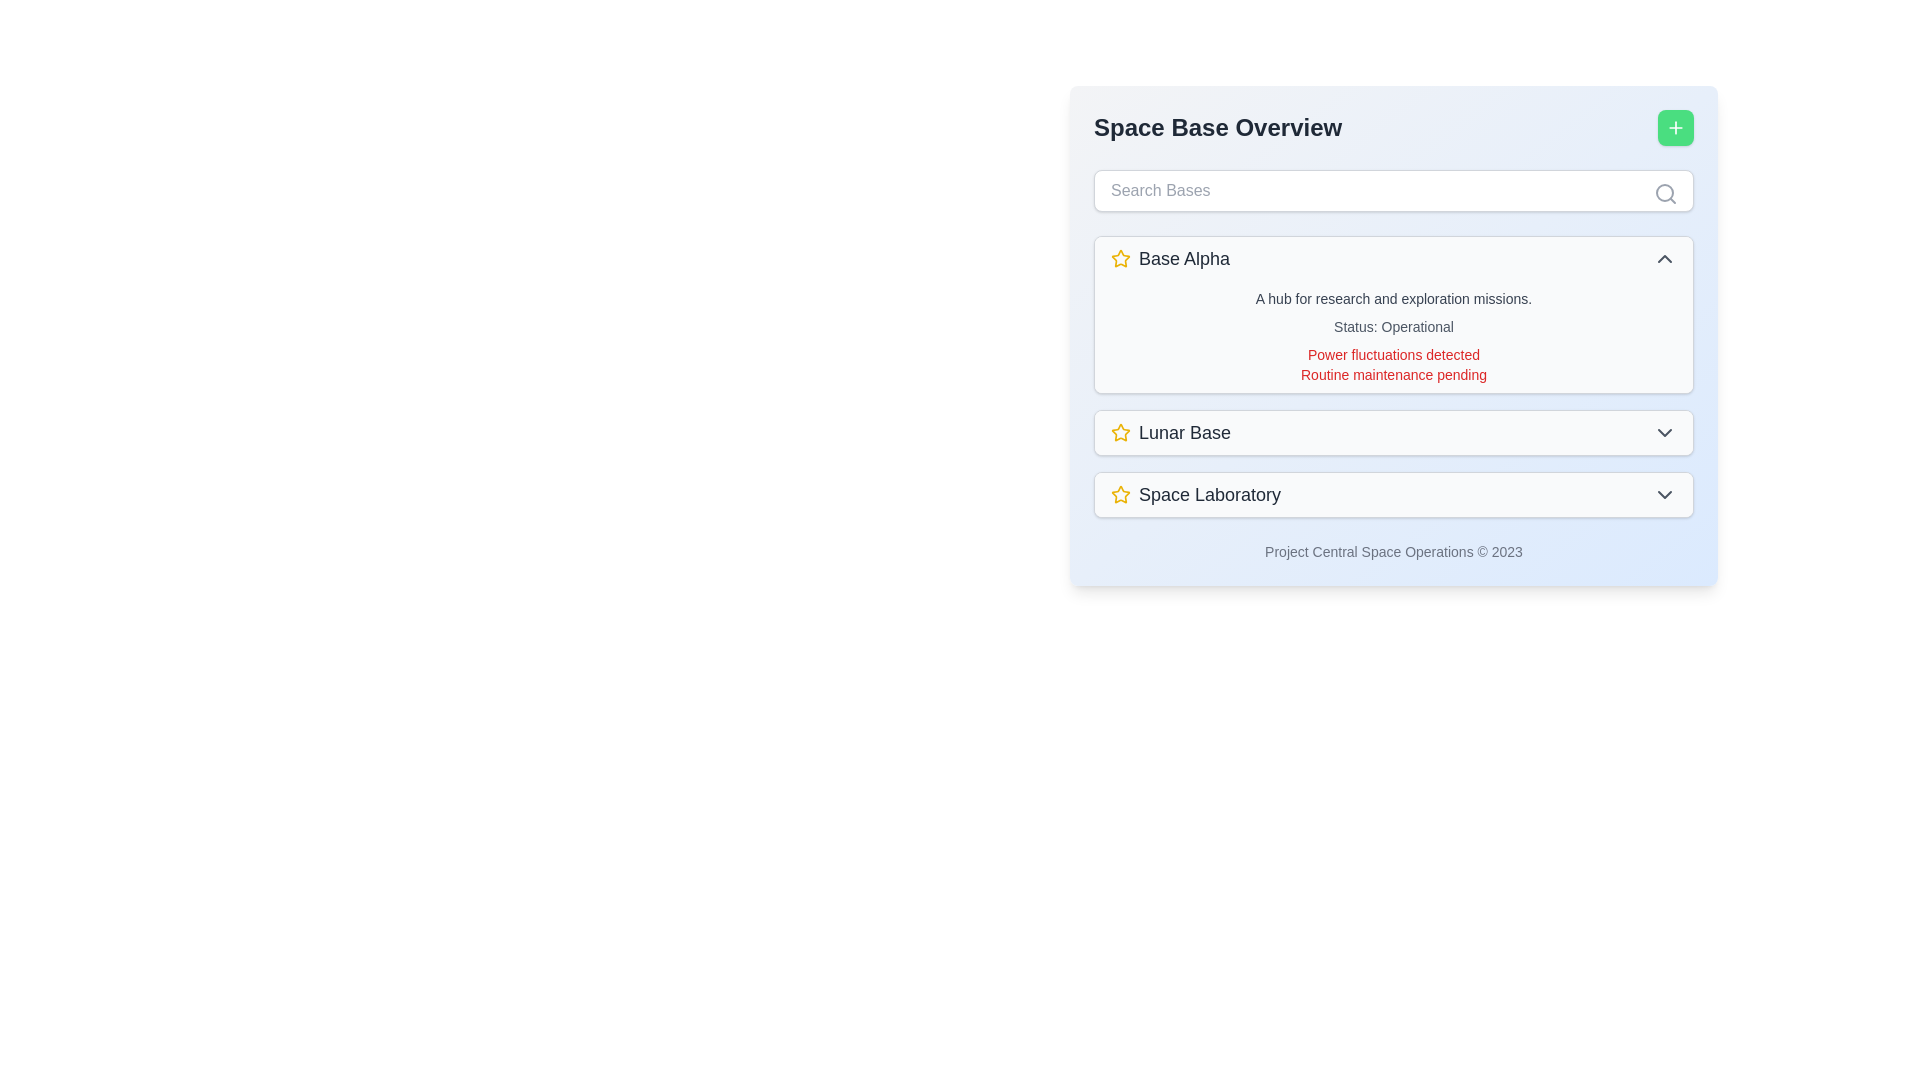  What do you see at coordinates (1121, 431) in the screenshot?
I see `the yellow outlined star icon with a white background that is positioned to the immediate left of the text label 'Lunar Base'` at bounding box center [1121, 431].